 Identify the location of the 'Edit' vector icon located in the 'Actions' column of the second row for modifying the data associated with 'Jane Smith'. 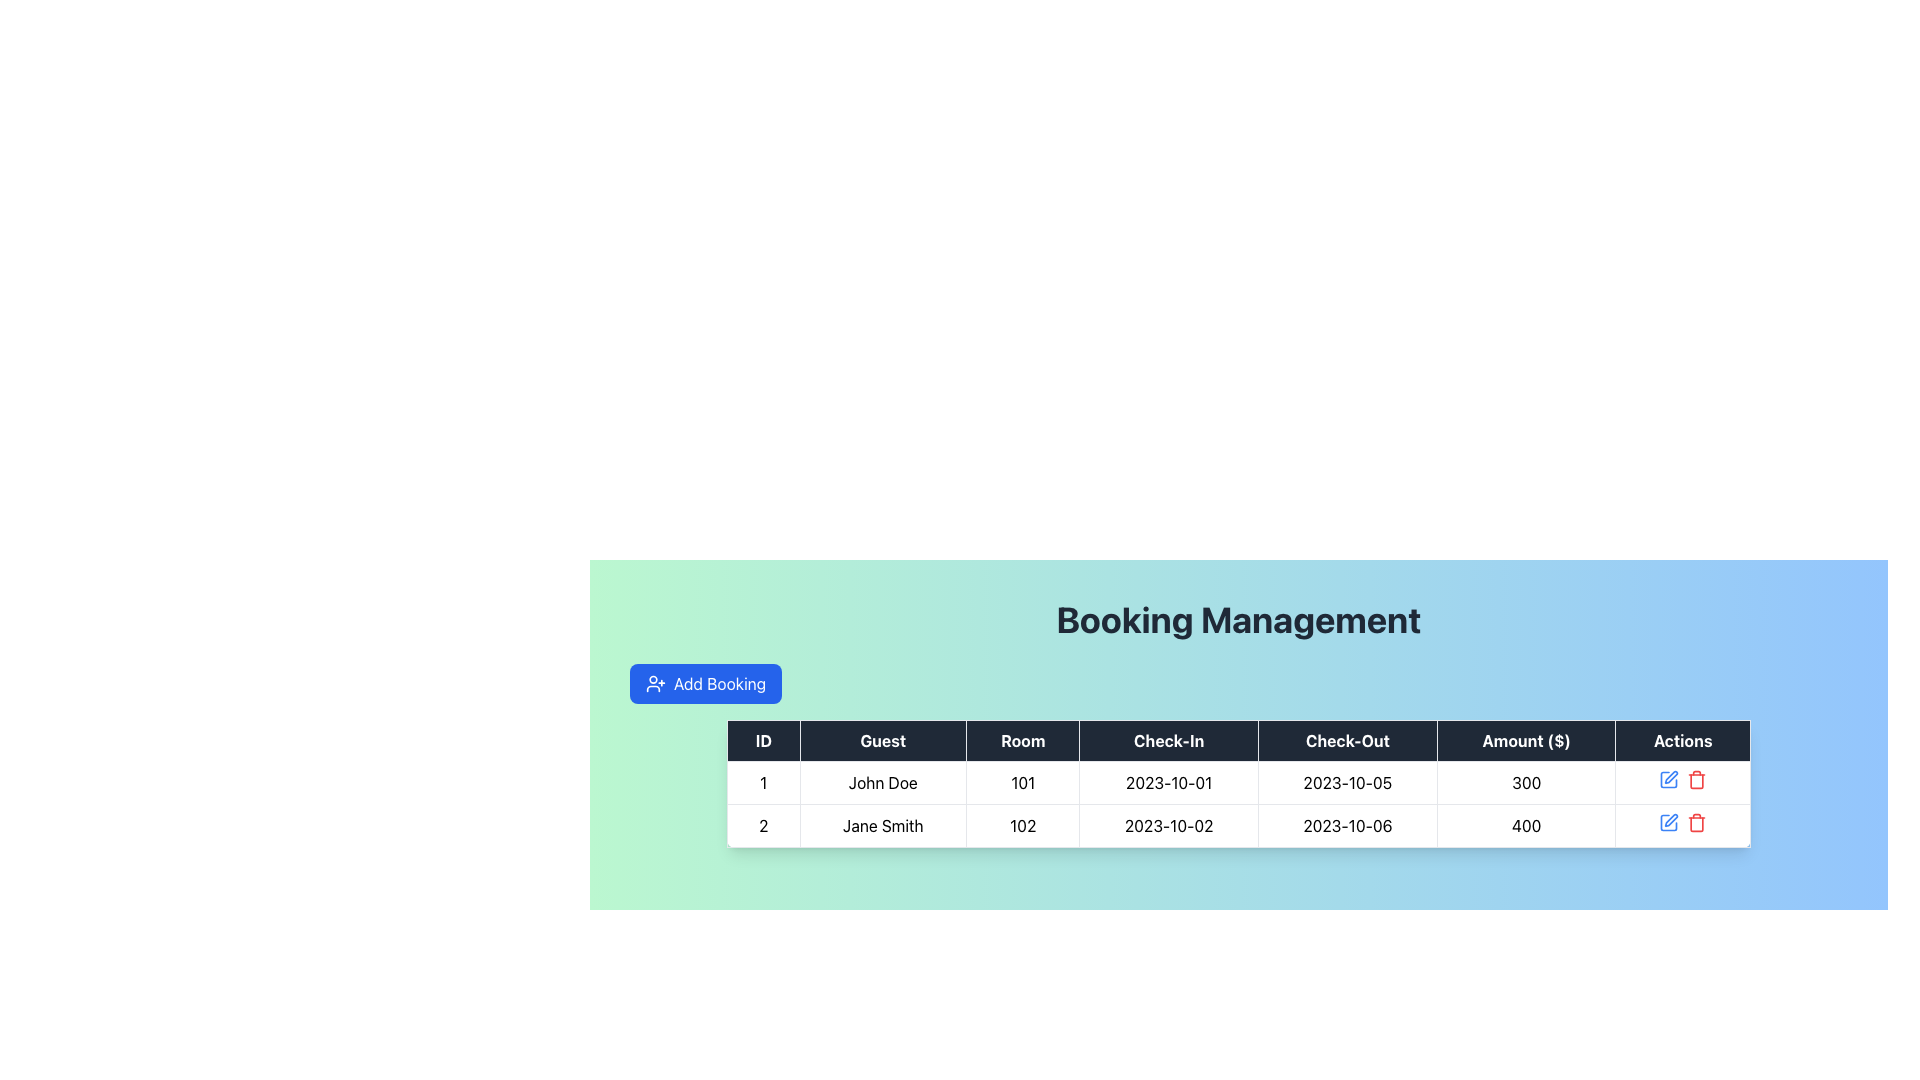
(1669, 822).